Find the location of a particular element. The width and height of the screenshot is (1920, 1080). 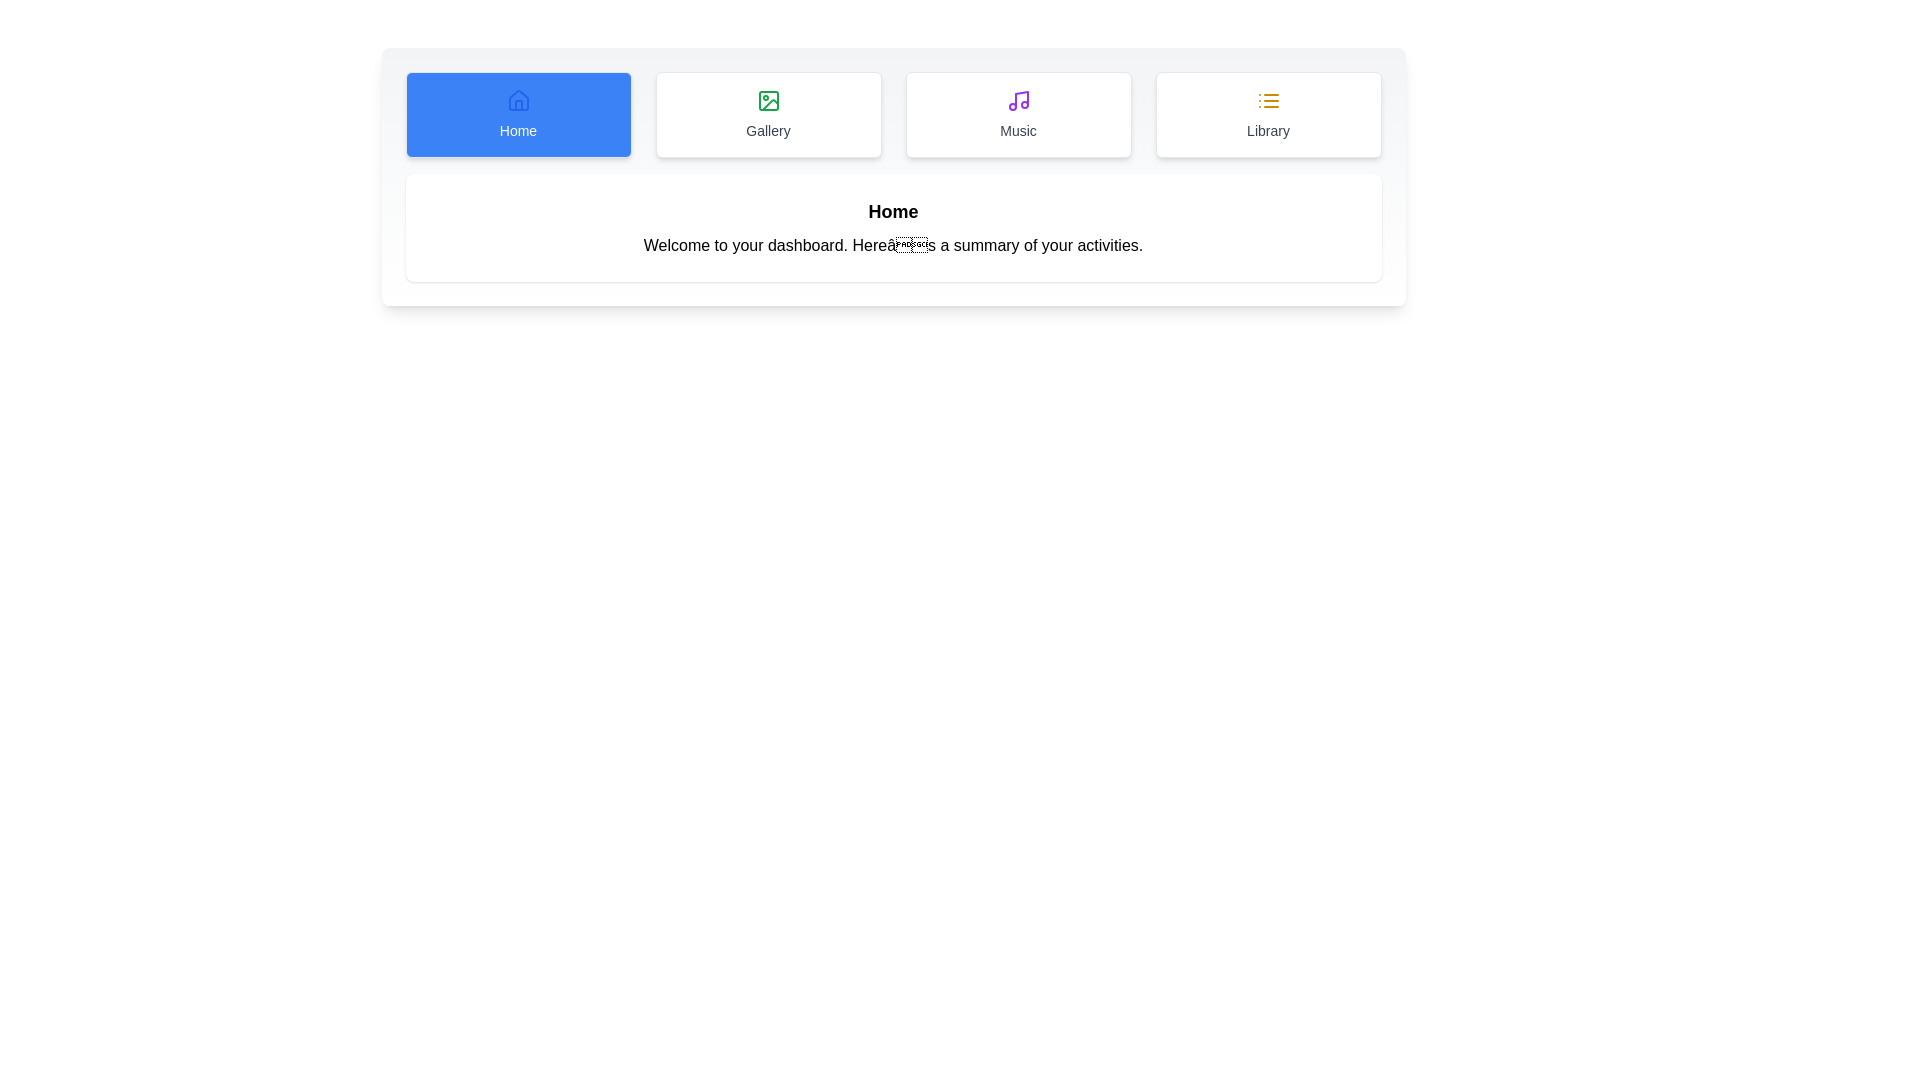

the button labeled Home to observe its hover effect is located at coordinates (518, 115).